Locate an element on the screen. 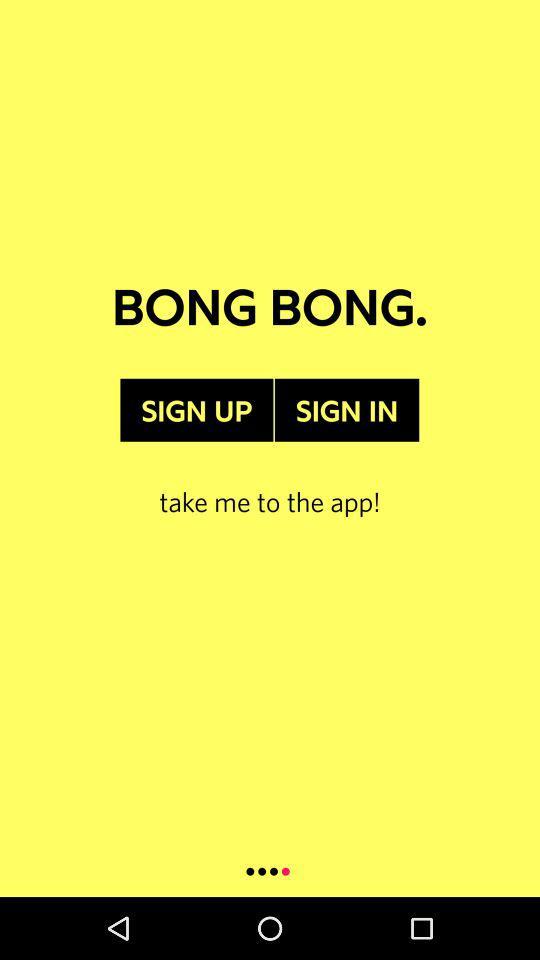  item next to the sign in icon is located at coordinates (196, 409).